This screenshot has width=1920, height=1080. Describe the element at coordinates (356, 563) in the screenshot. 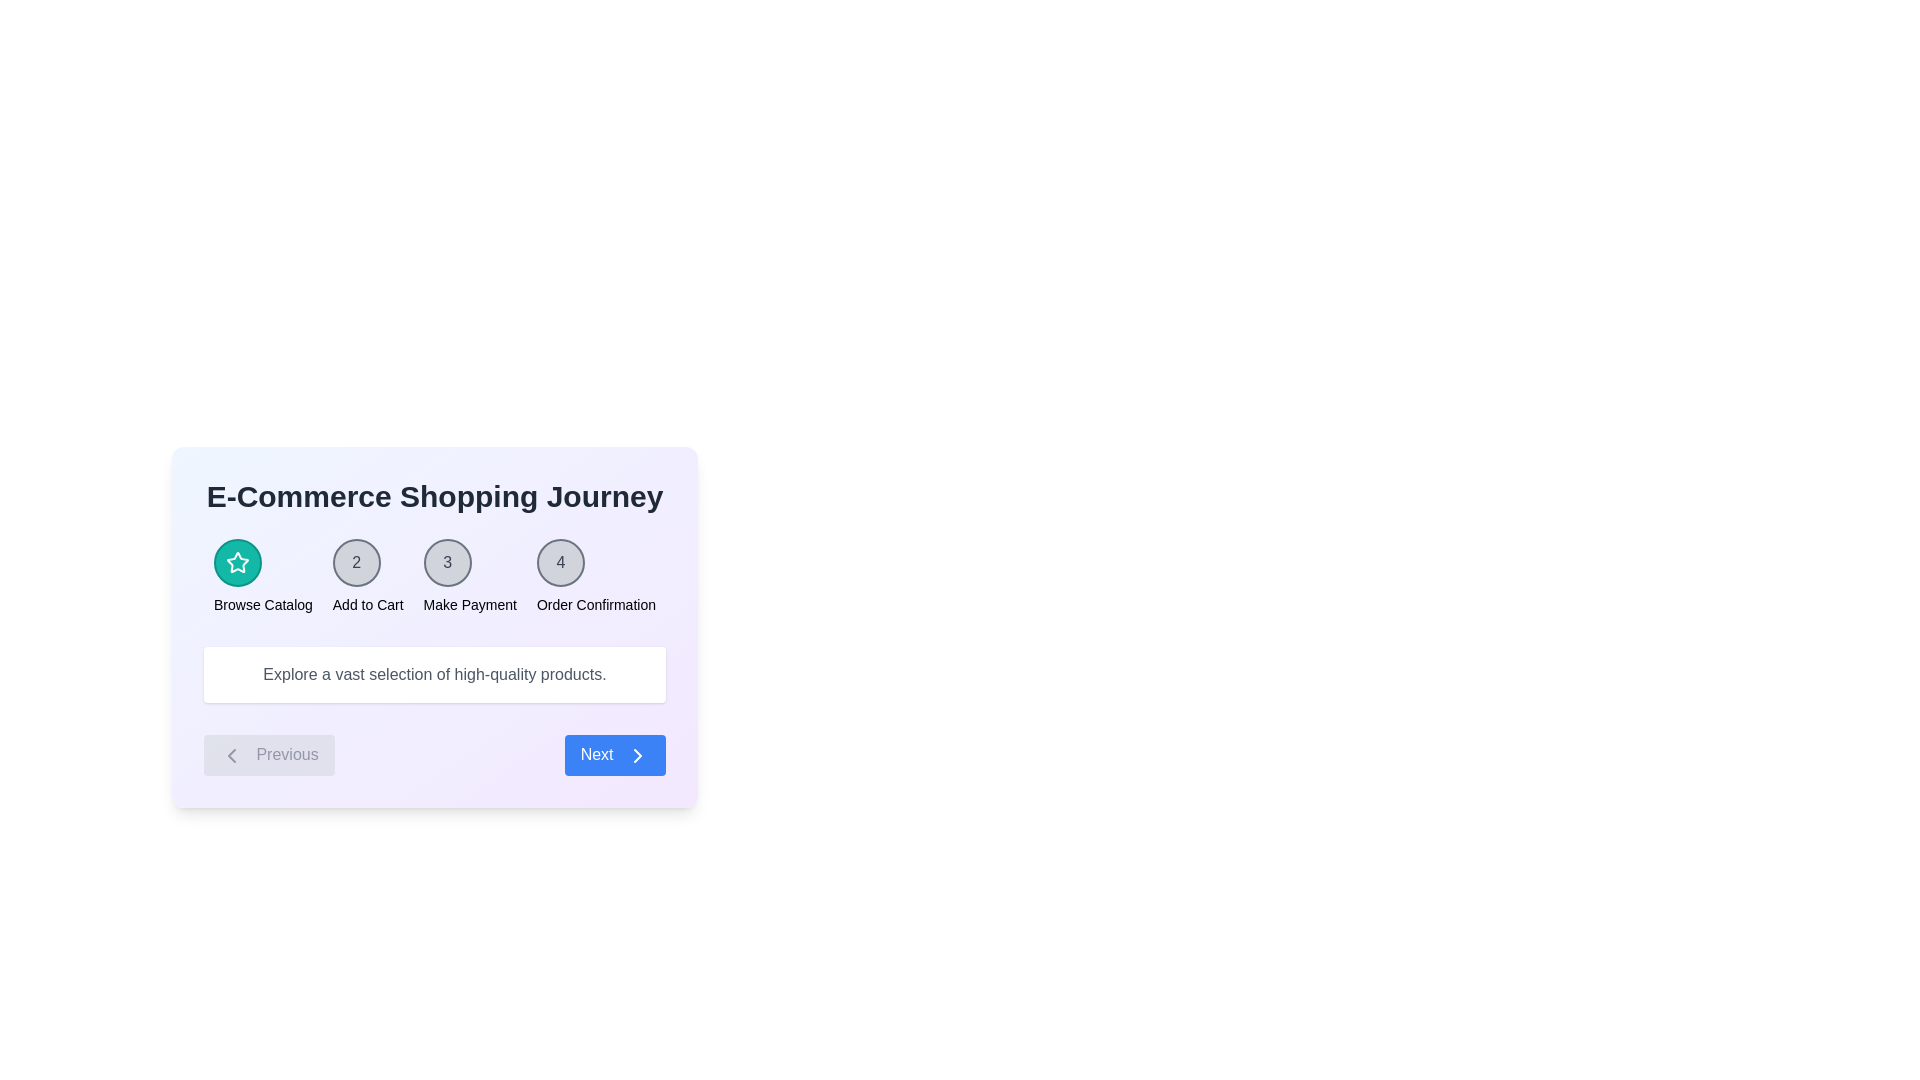

I see `the second circular button in the multi-step e-commerce process` at that location.